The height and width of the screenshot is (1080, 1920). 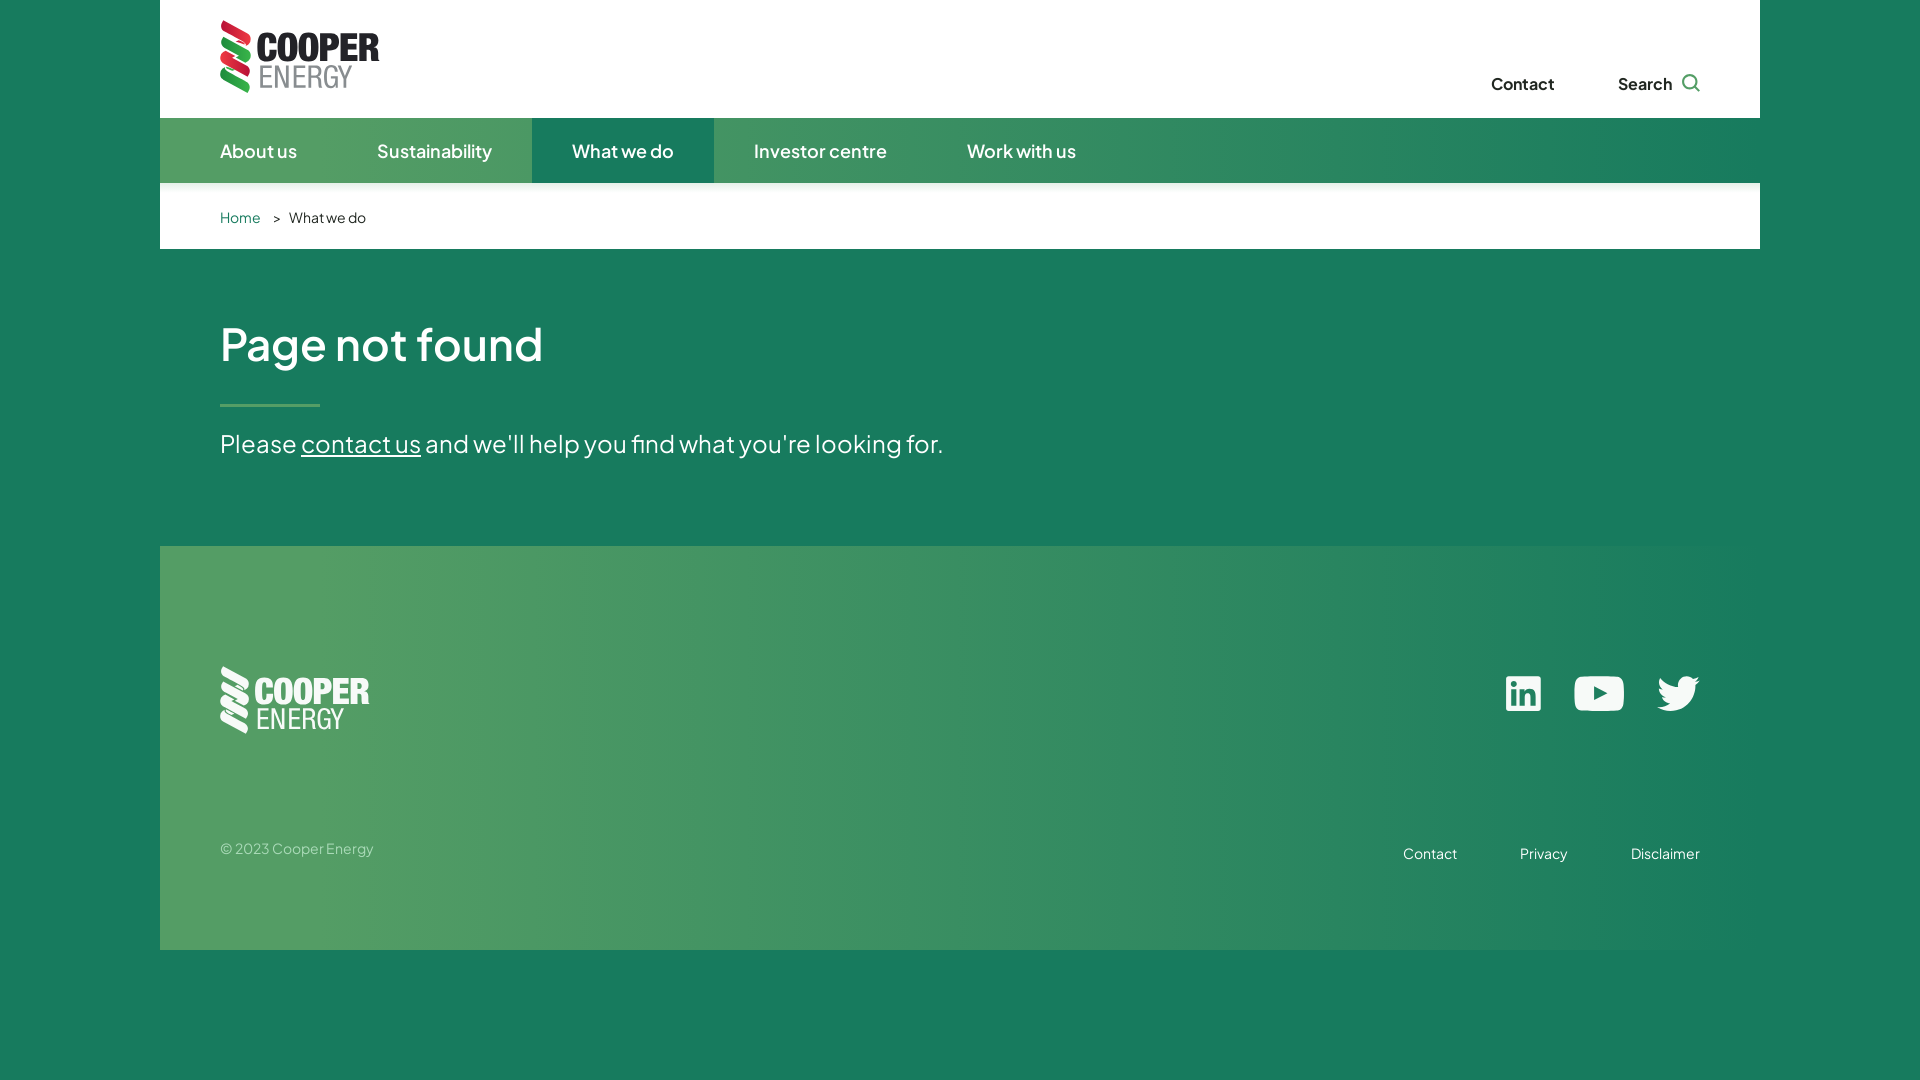 What do you see at coordinates (1665, 852) in the screenshot?
I see `'Disclaimer'` at bounding box center [1665, 852].